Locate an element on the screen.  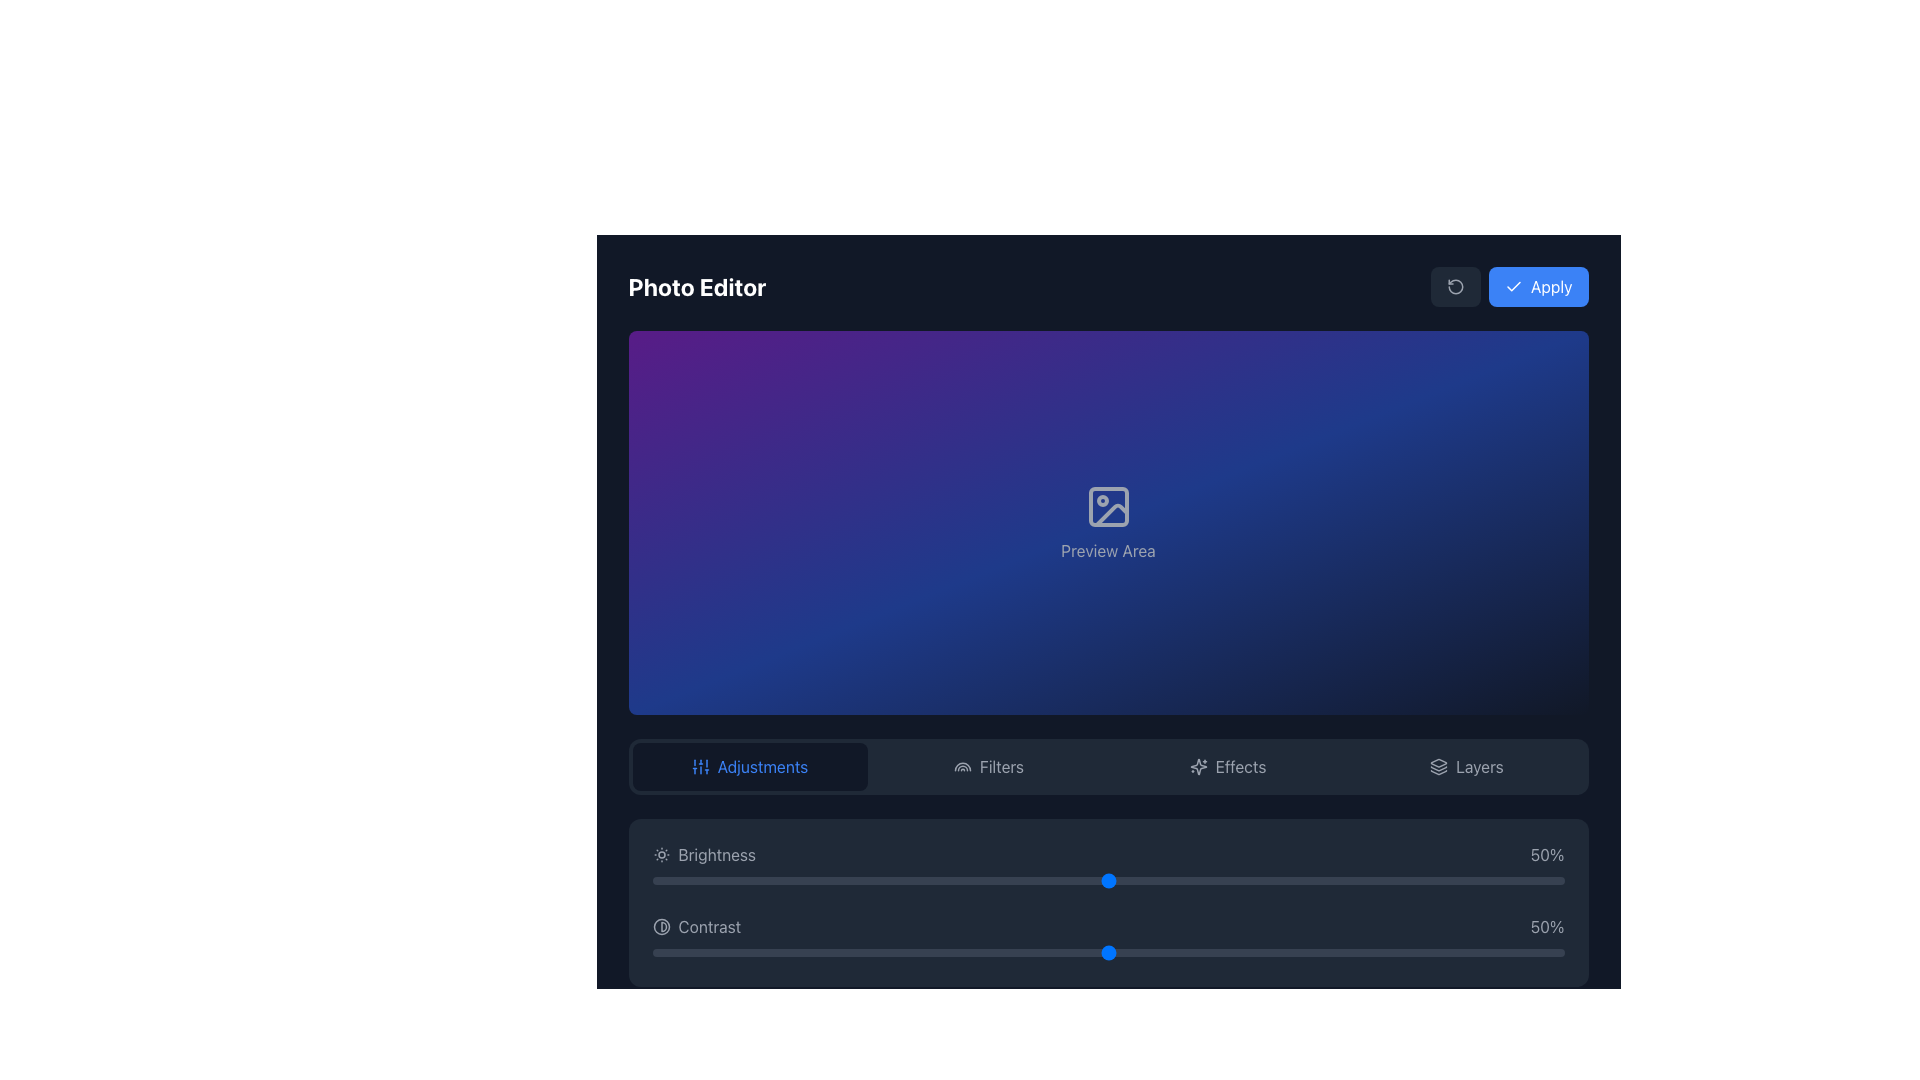
the circular arrow icon within its button located in the upper-right corner of the interface is located at coordinates (1455, 286).